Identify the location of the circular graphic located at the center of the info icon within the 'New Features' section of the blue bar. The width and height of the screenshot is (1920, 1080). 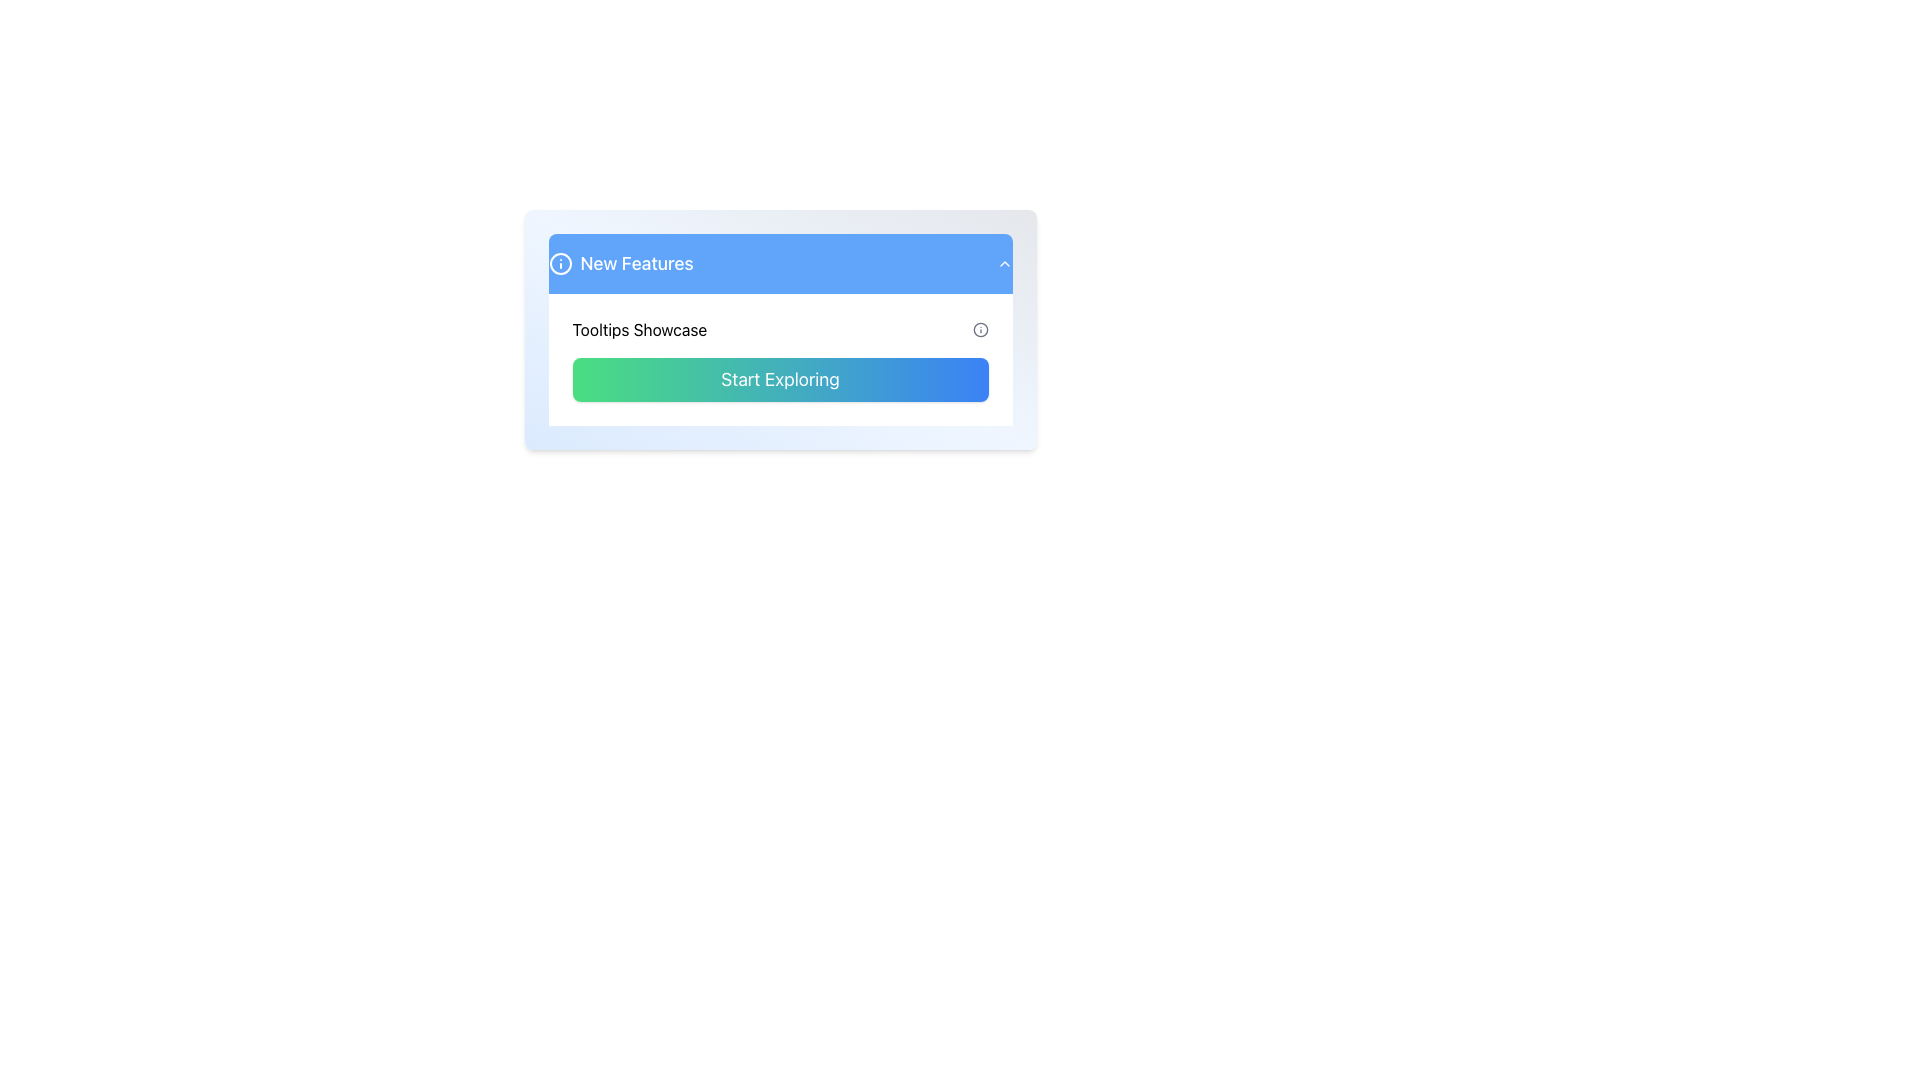
(980, 329).